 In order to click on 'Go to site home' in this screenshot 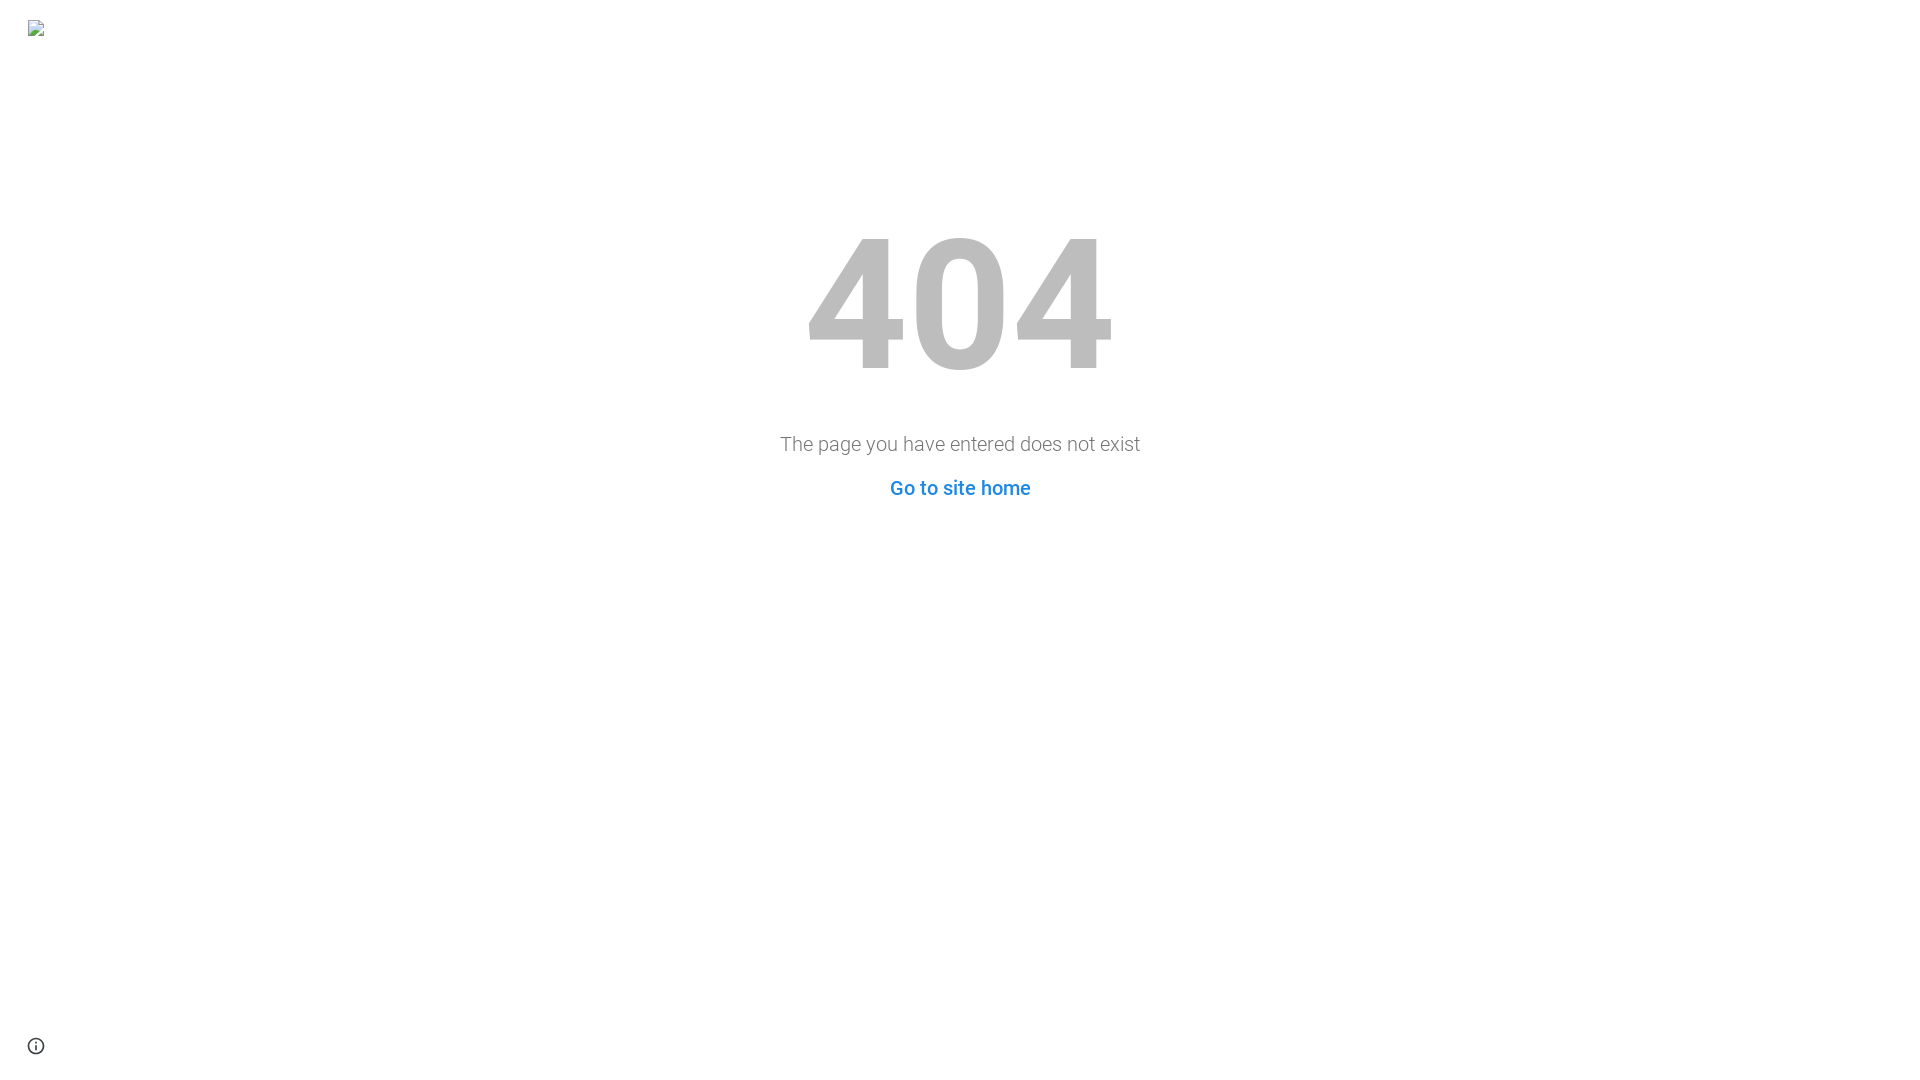, I will do `click(960, 488)`.